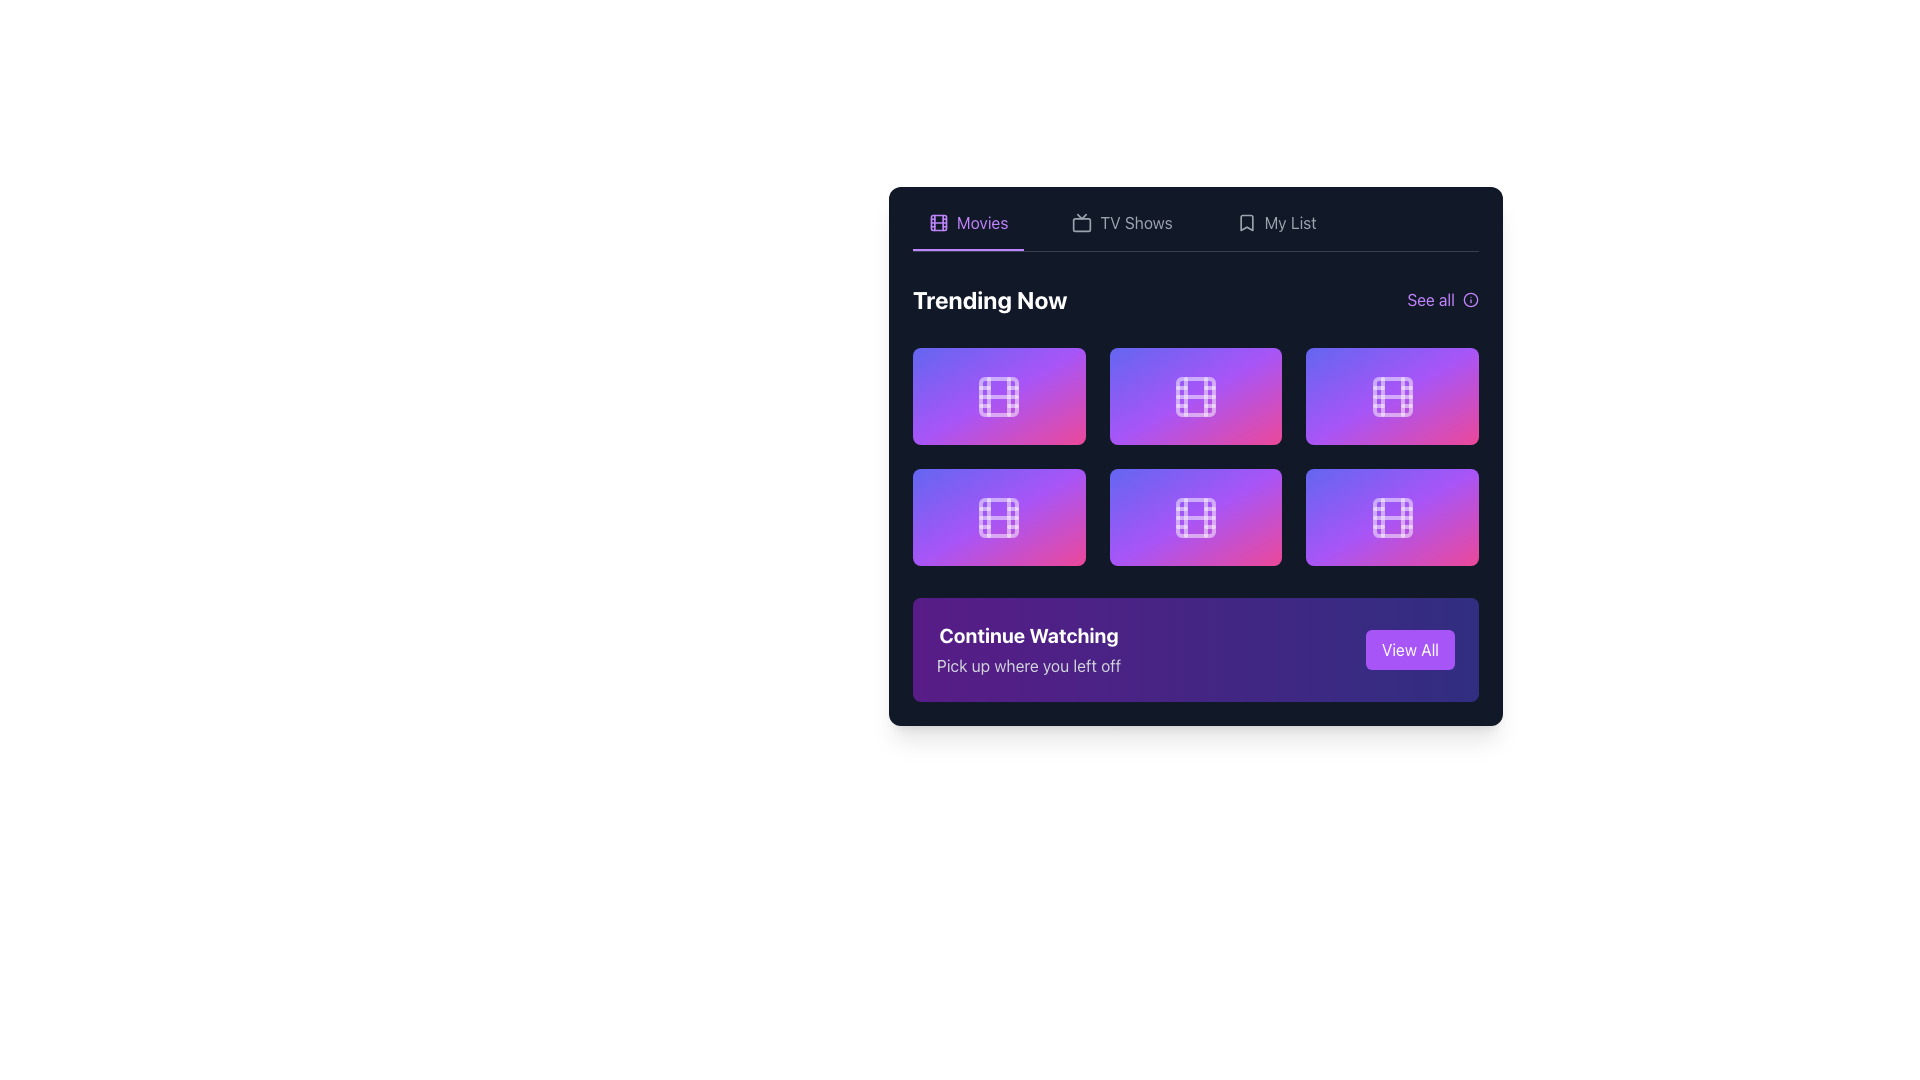 Image resolution: width=1920 pixels, height=1080 pixels. Describe the element at coordinates (982, 223) in the screenshot. I see `the 'Movies' text label in the navigation bar` at that location.